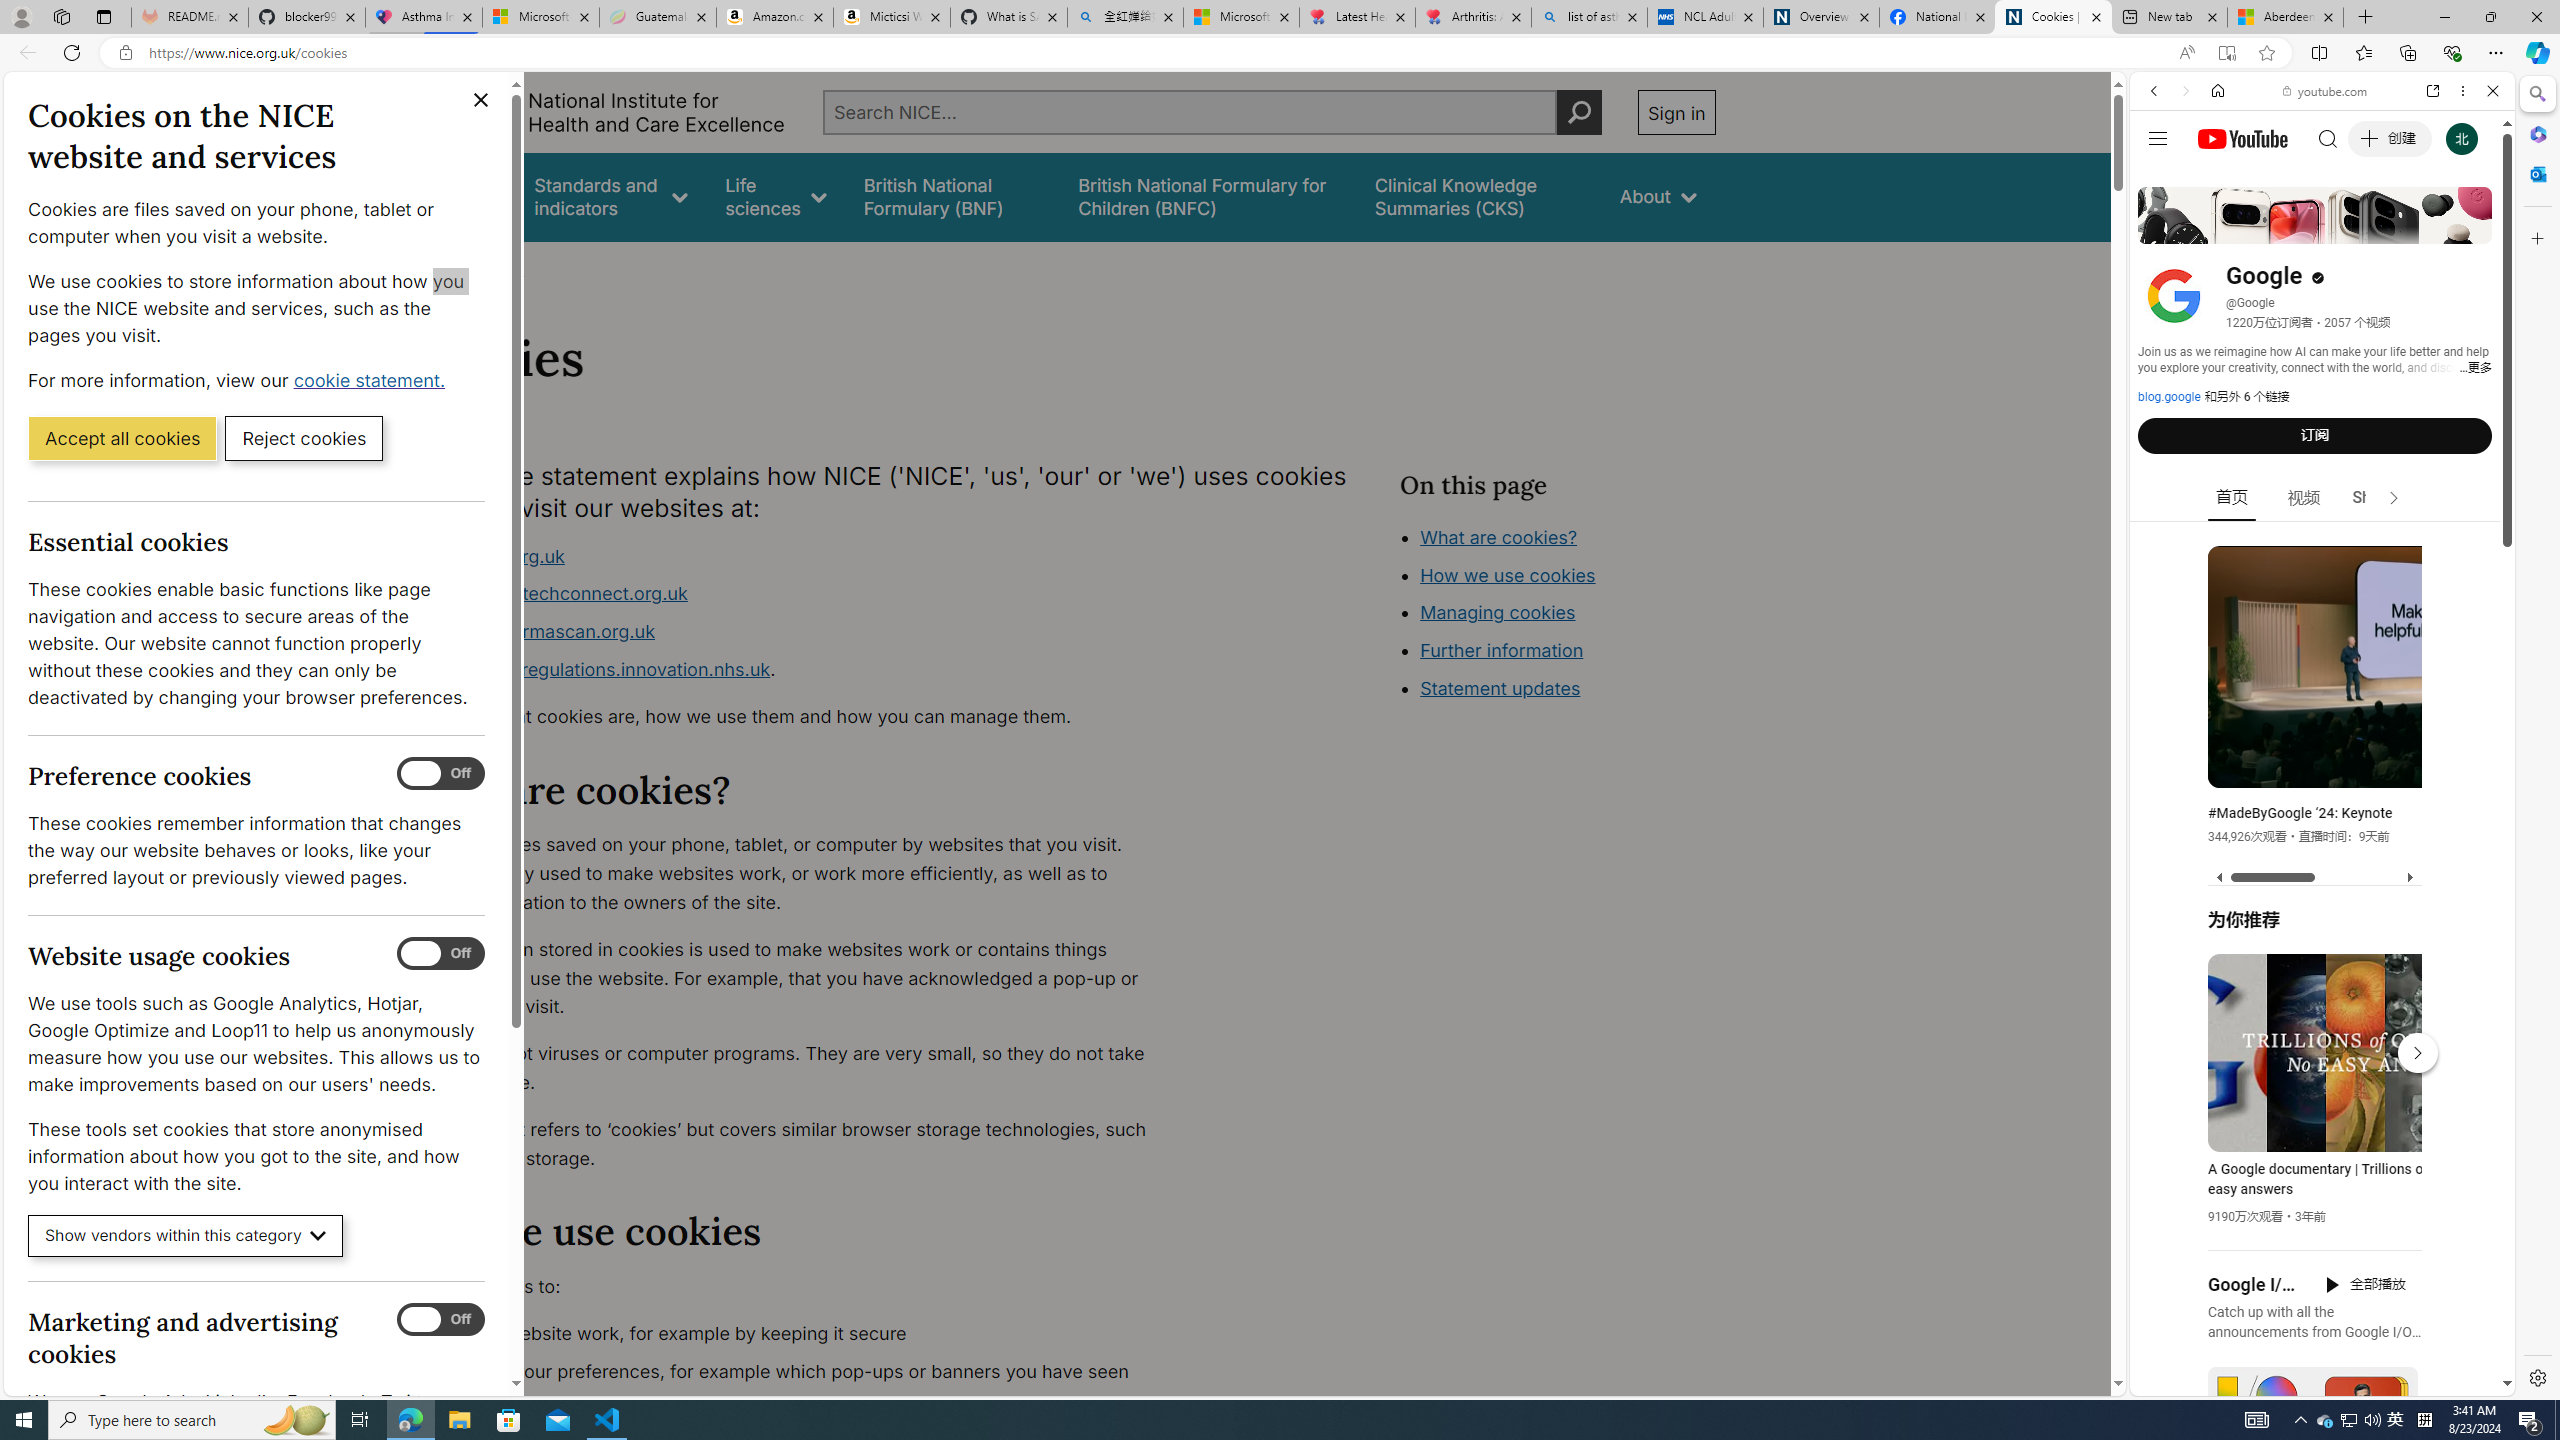 The width and height of the screenshot is (2560, 1440). What do you see at coordinates (2392, 497) in the screenshot?
I see `'Class: style-scope tp-yt-iron-icon'` at bounding box center [2392, 497].